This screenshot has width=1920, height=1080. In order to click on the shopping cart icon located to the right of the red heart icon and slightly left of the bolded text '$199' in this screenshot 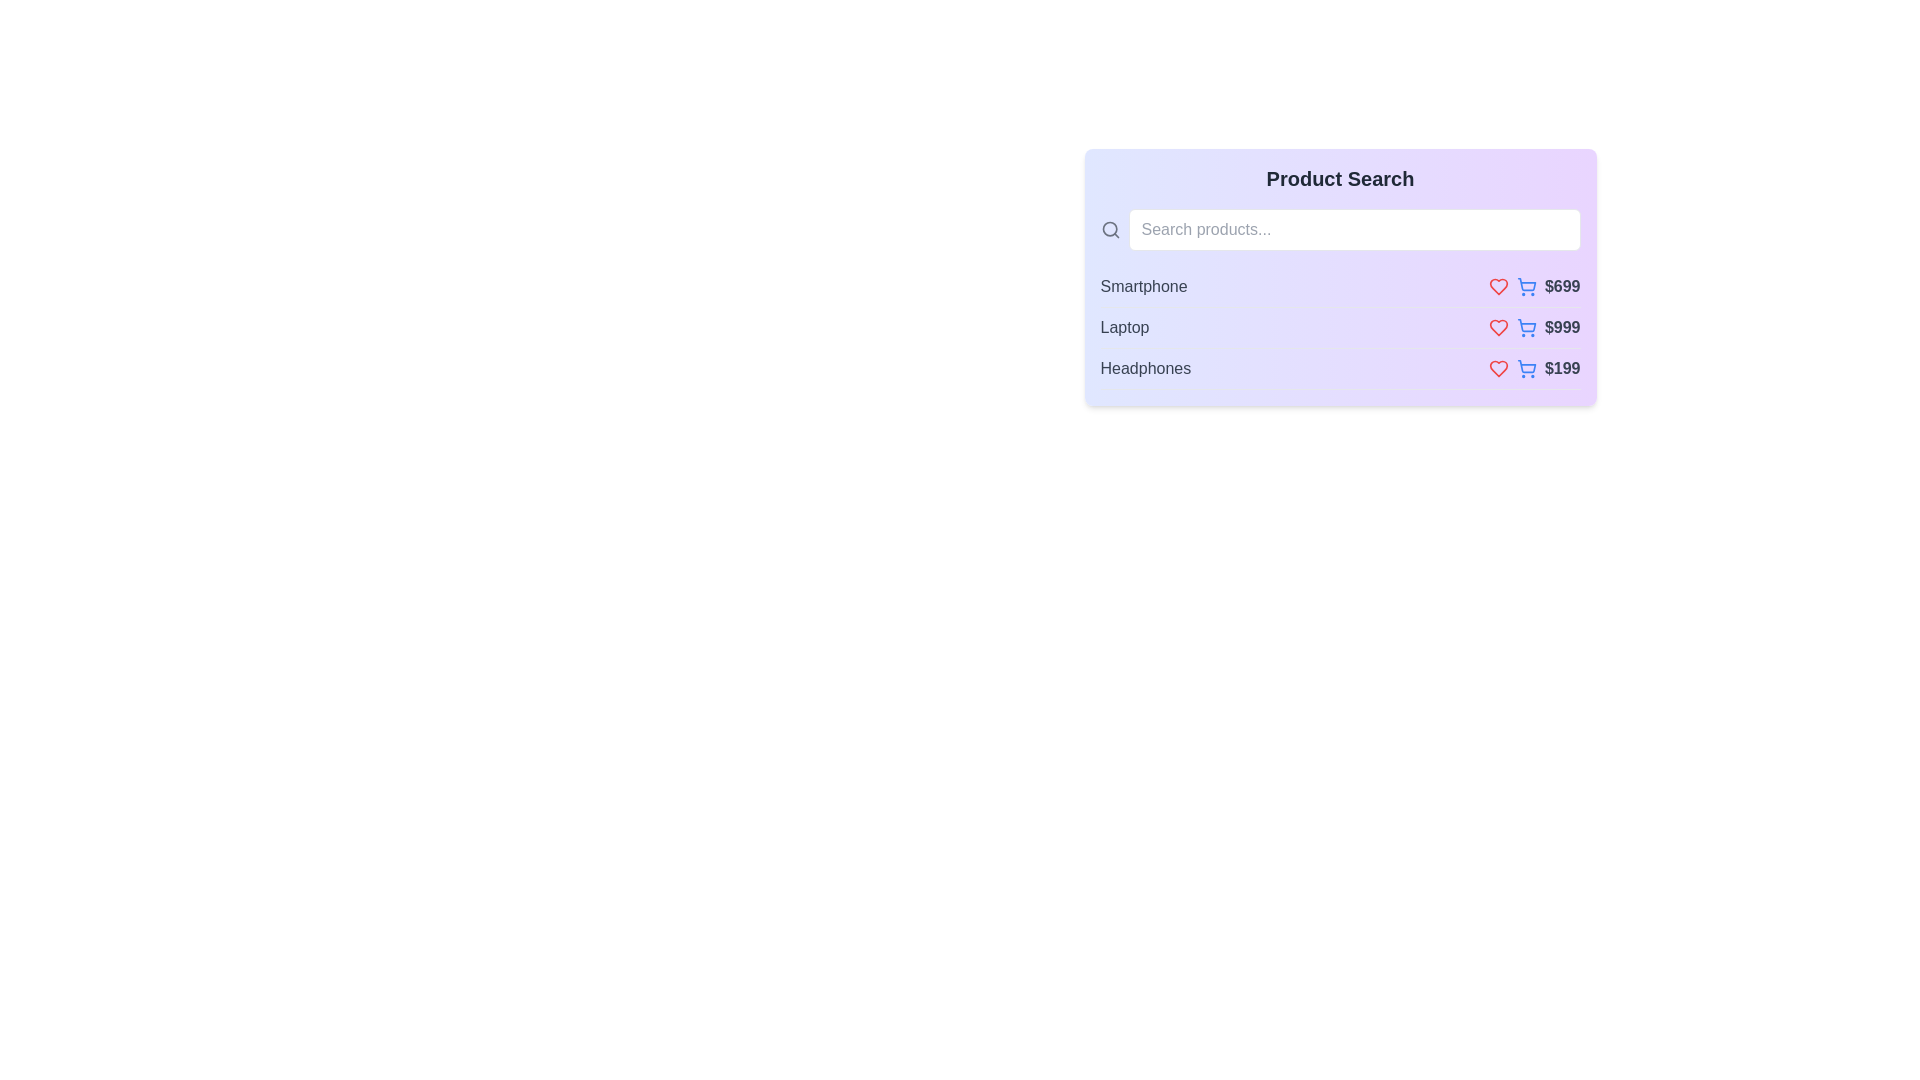, I will do `click(1533, 369)`.